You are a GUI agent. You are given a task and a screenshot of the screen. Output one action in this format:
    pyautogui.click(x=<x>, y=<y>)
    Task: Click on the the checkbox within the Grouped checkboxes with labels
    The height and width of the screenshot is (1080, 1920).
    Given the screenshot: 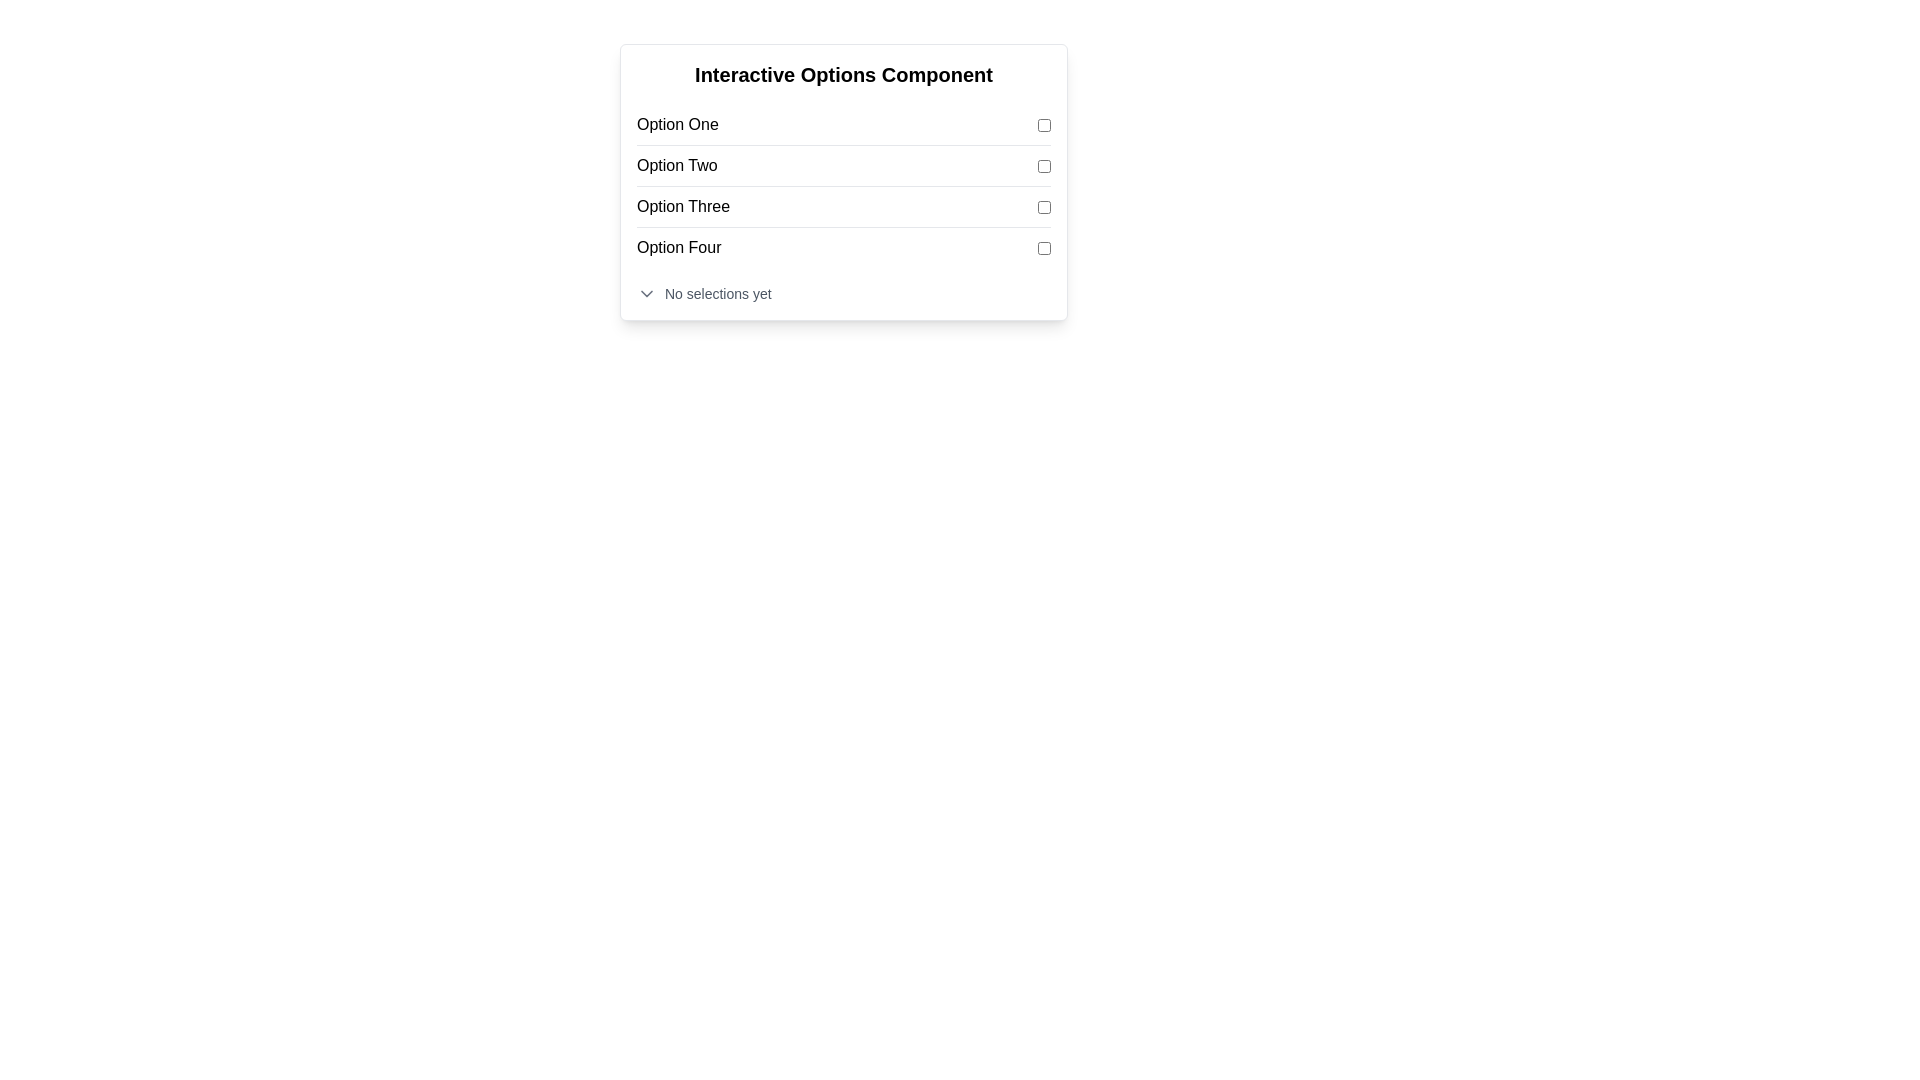 What is the action you would take?
    pyautogui.click(x=844, y=186)
    